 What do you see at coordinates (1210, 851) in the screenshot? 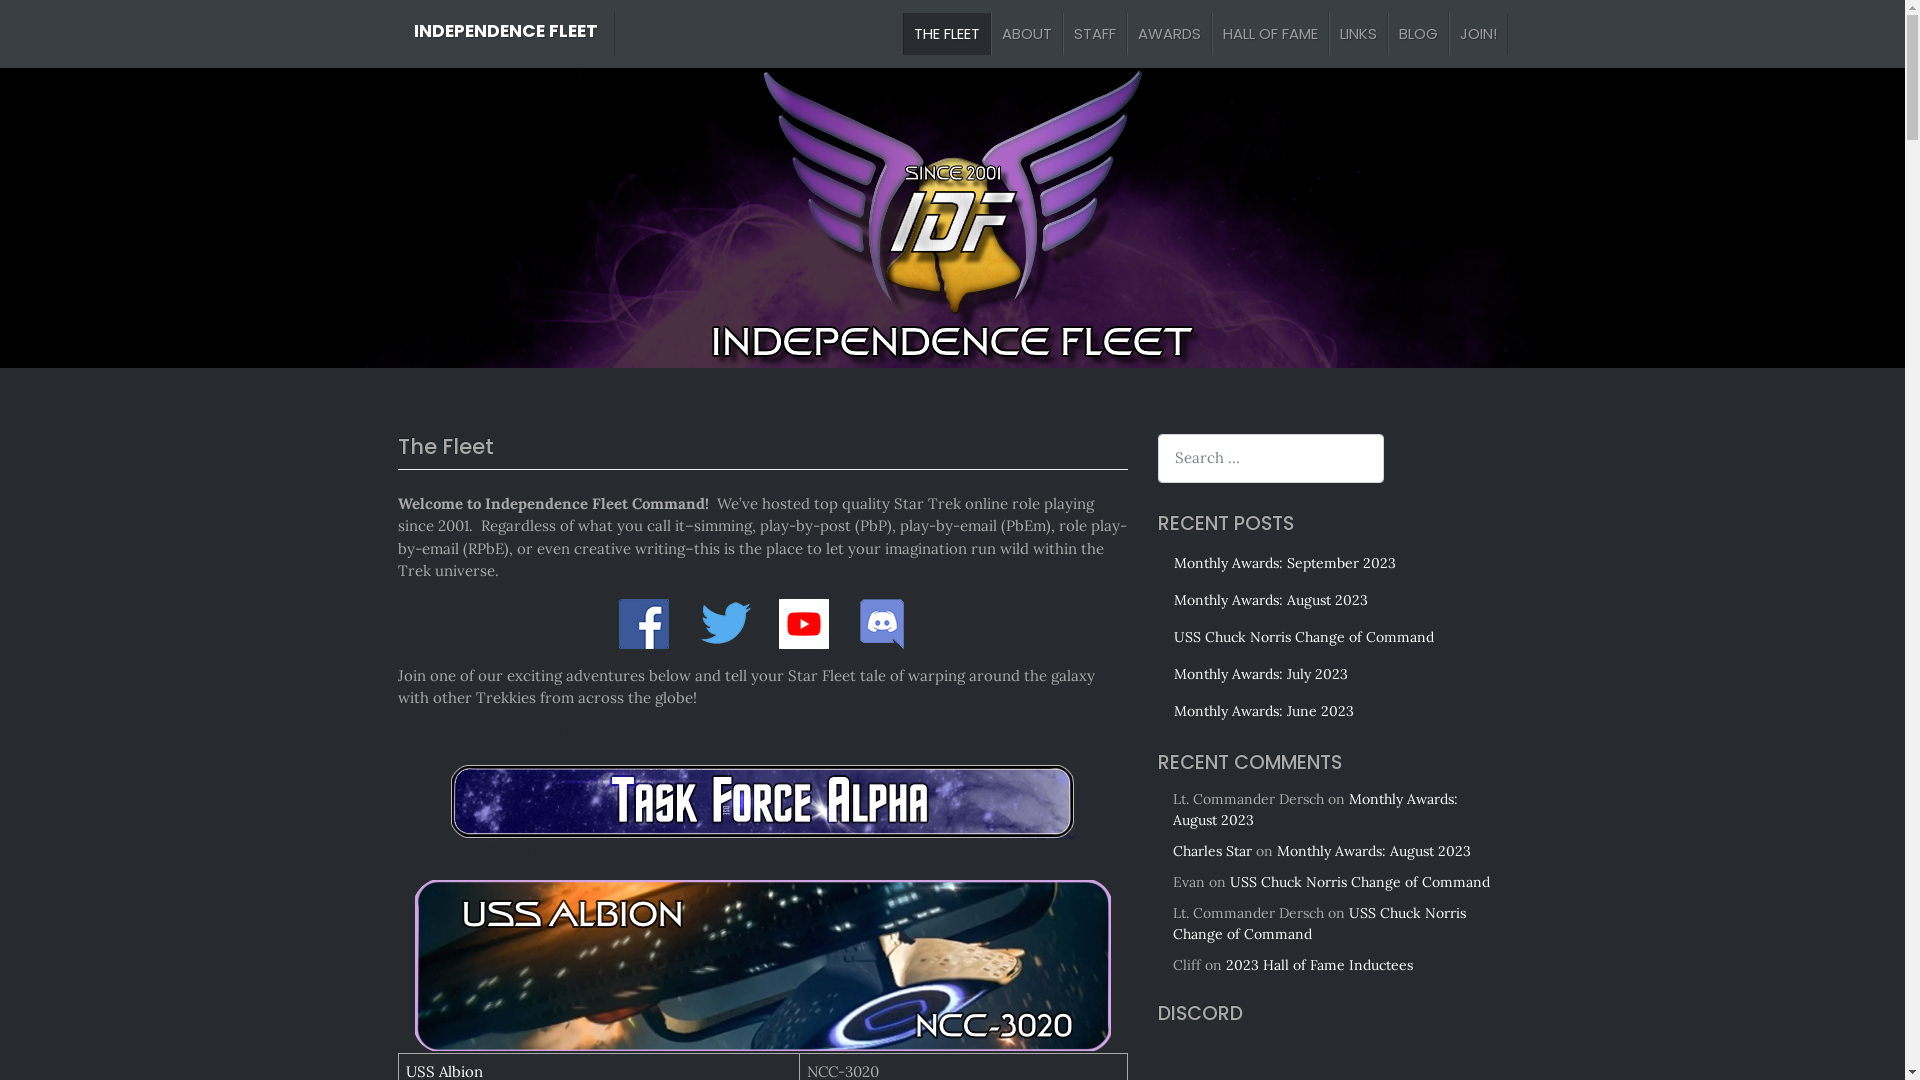
I see `'Charles Star'` at bounding box center [1210, 851].